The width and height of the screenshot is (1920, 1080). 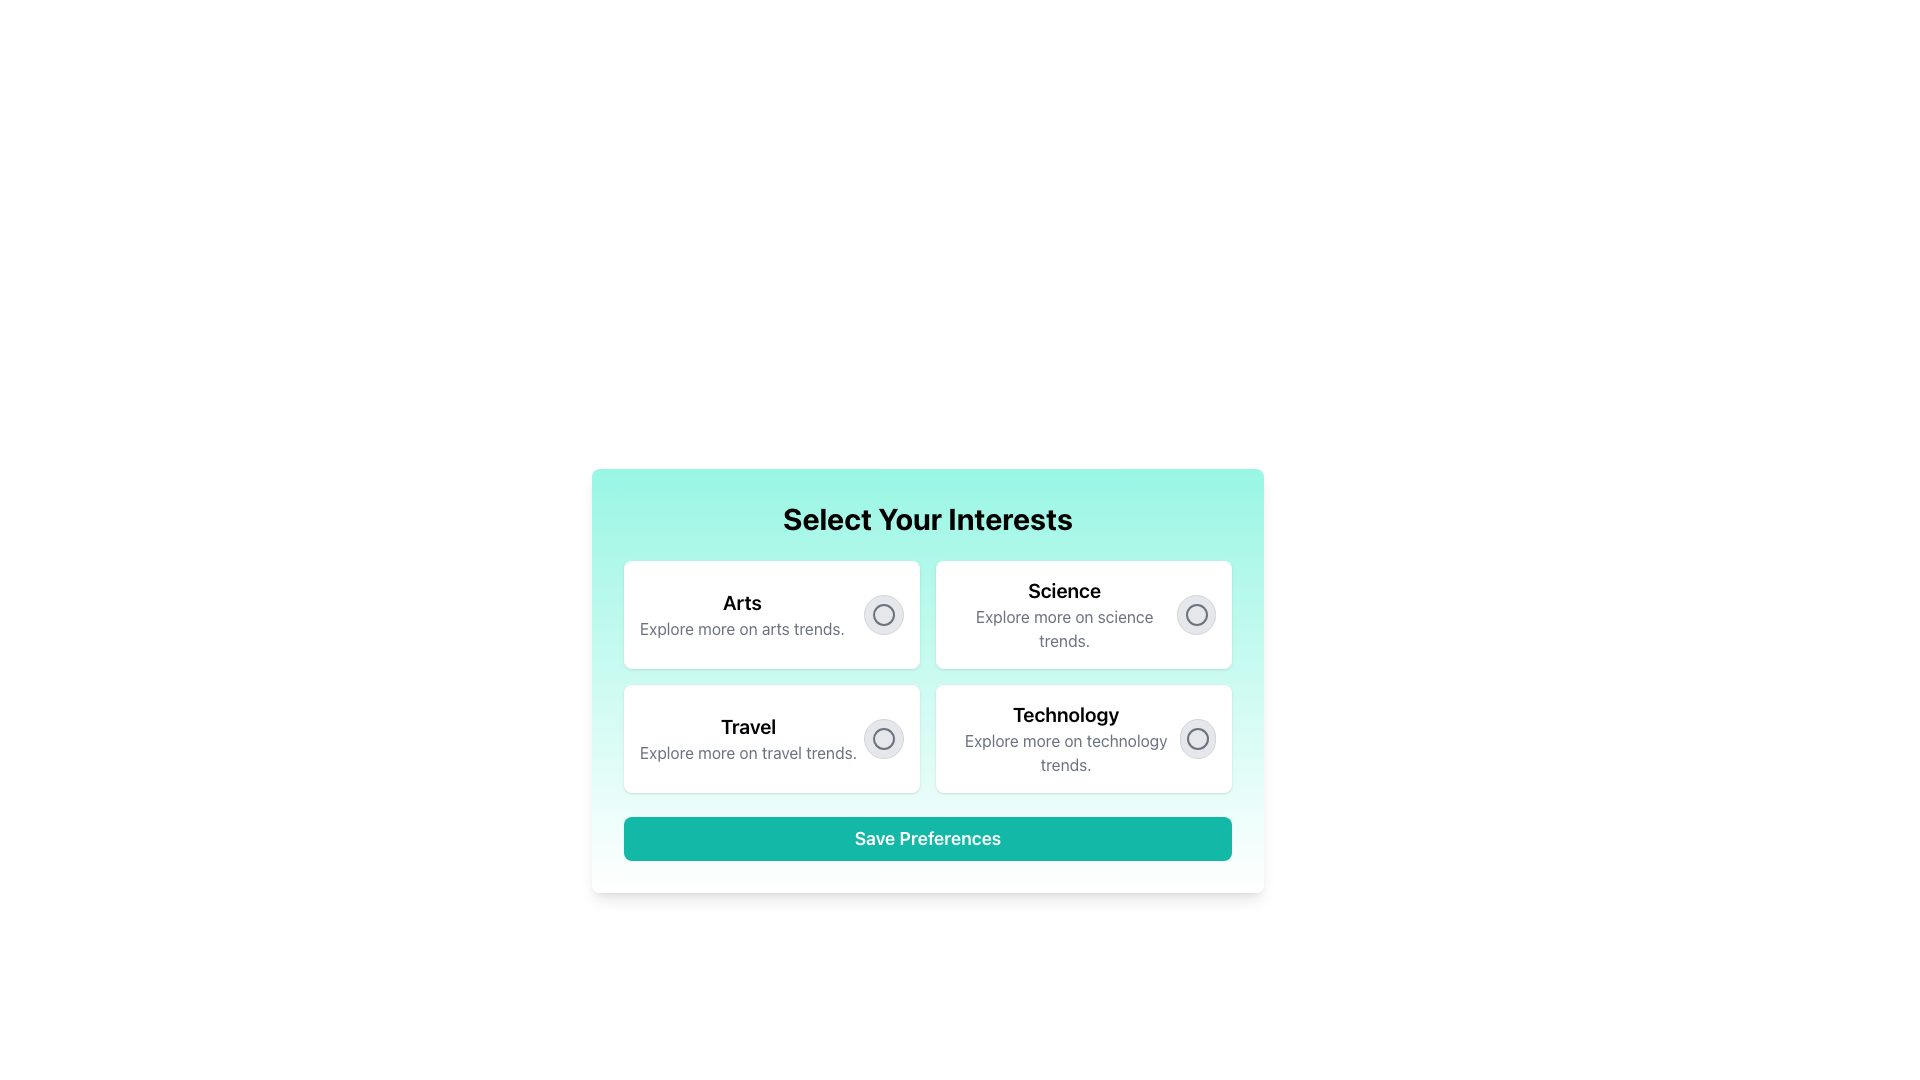 What do you see at coordinates (1083, 739) in the screenshot?
I see `the radio button on the 'Technology' card located in the bottom-right section of the grid` at bounding box center [1083, 739].